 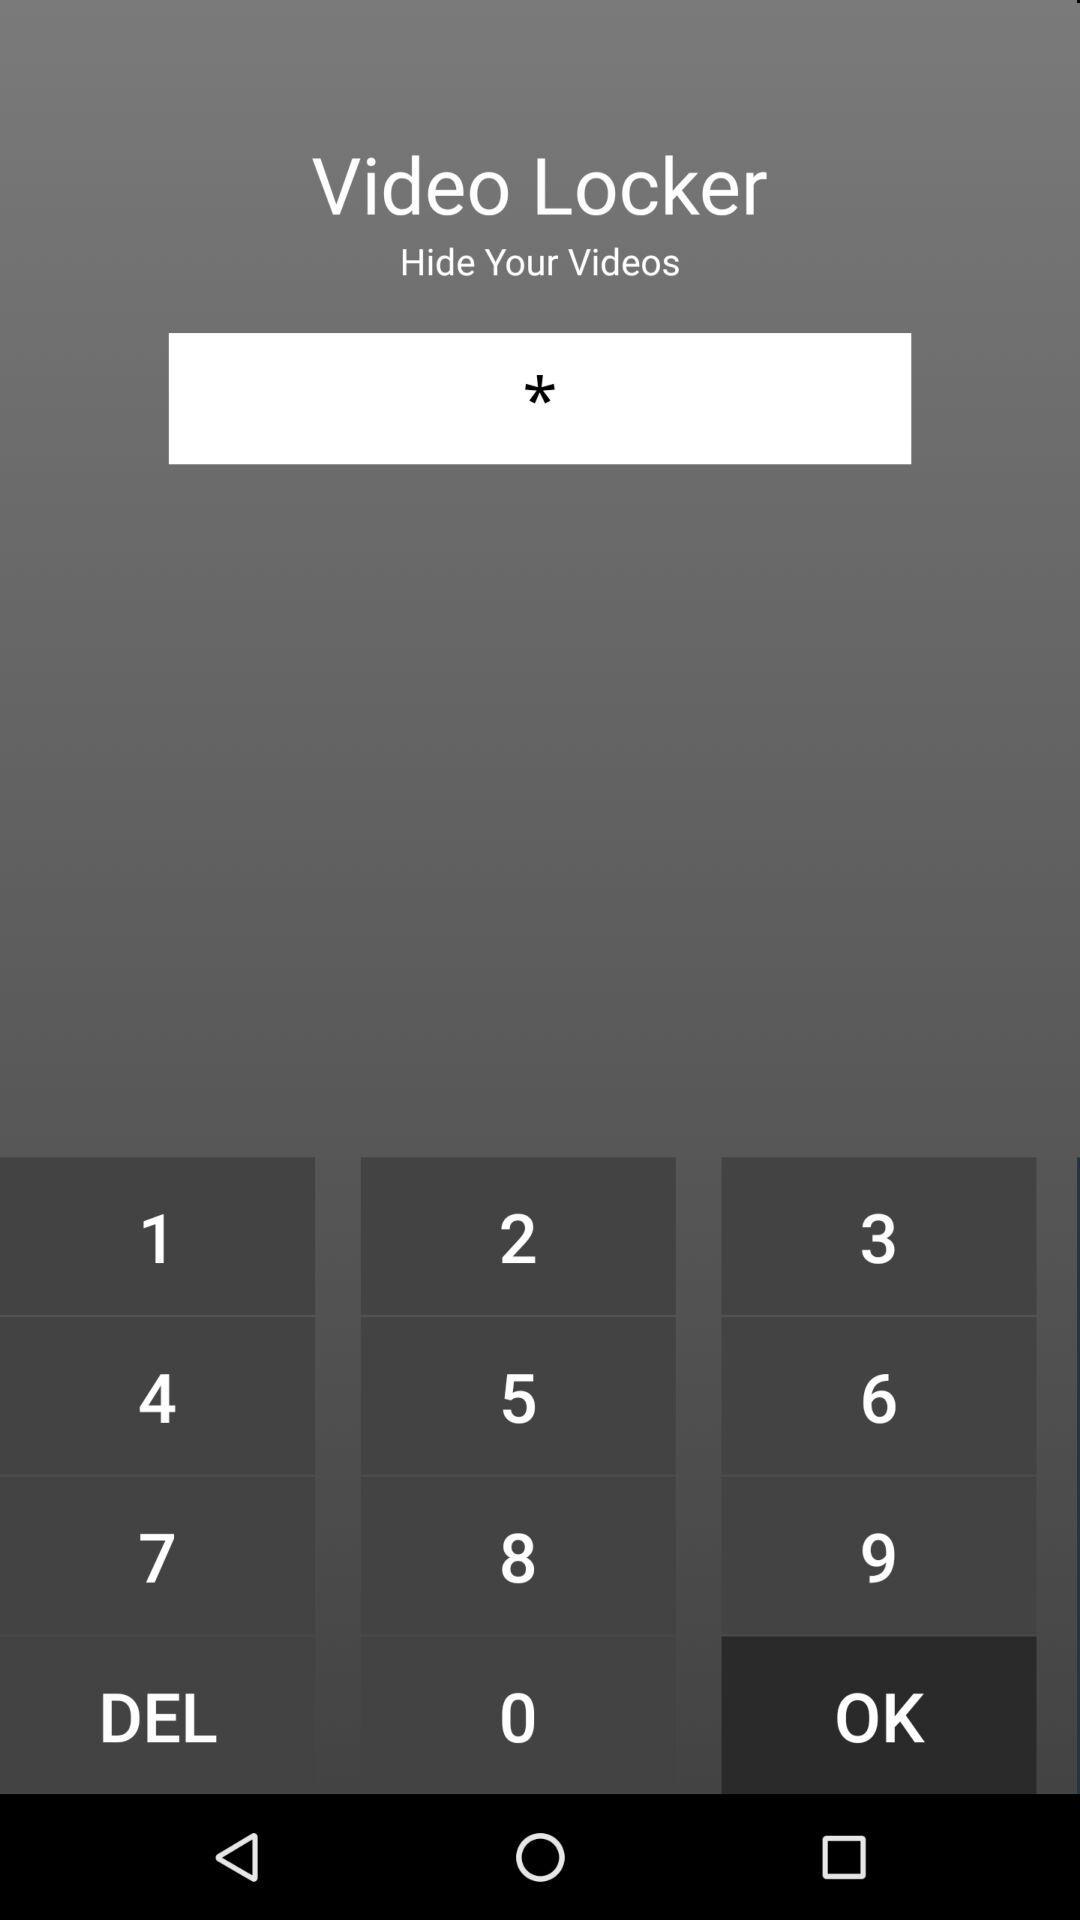 What do you see at coordinates (517, 1235) in the screenshot?
I see `the item next to 1 item` at bounding box center [517, 1235].